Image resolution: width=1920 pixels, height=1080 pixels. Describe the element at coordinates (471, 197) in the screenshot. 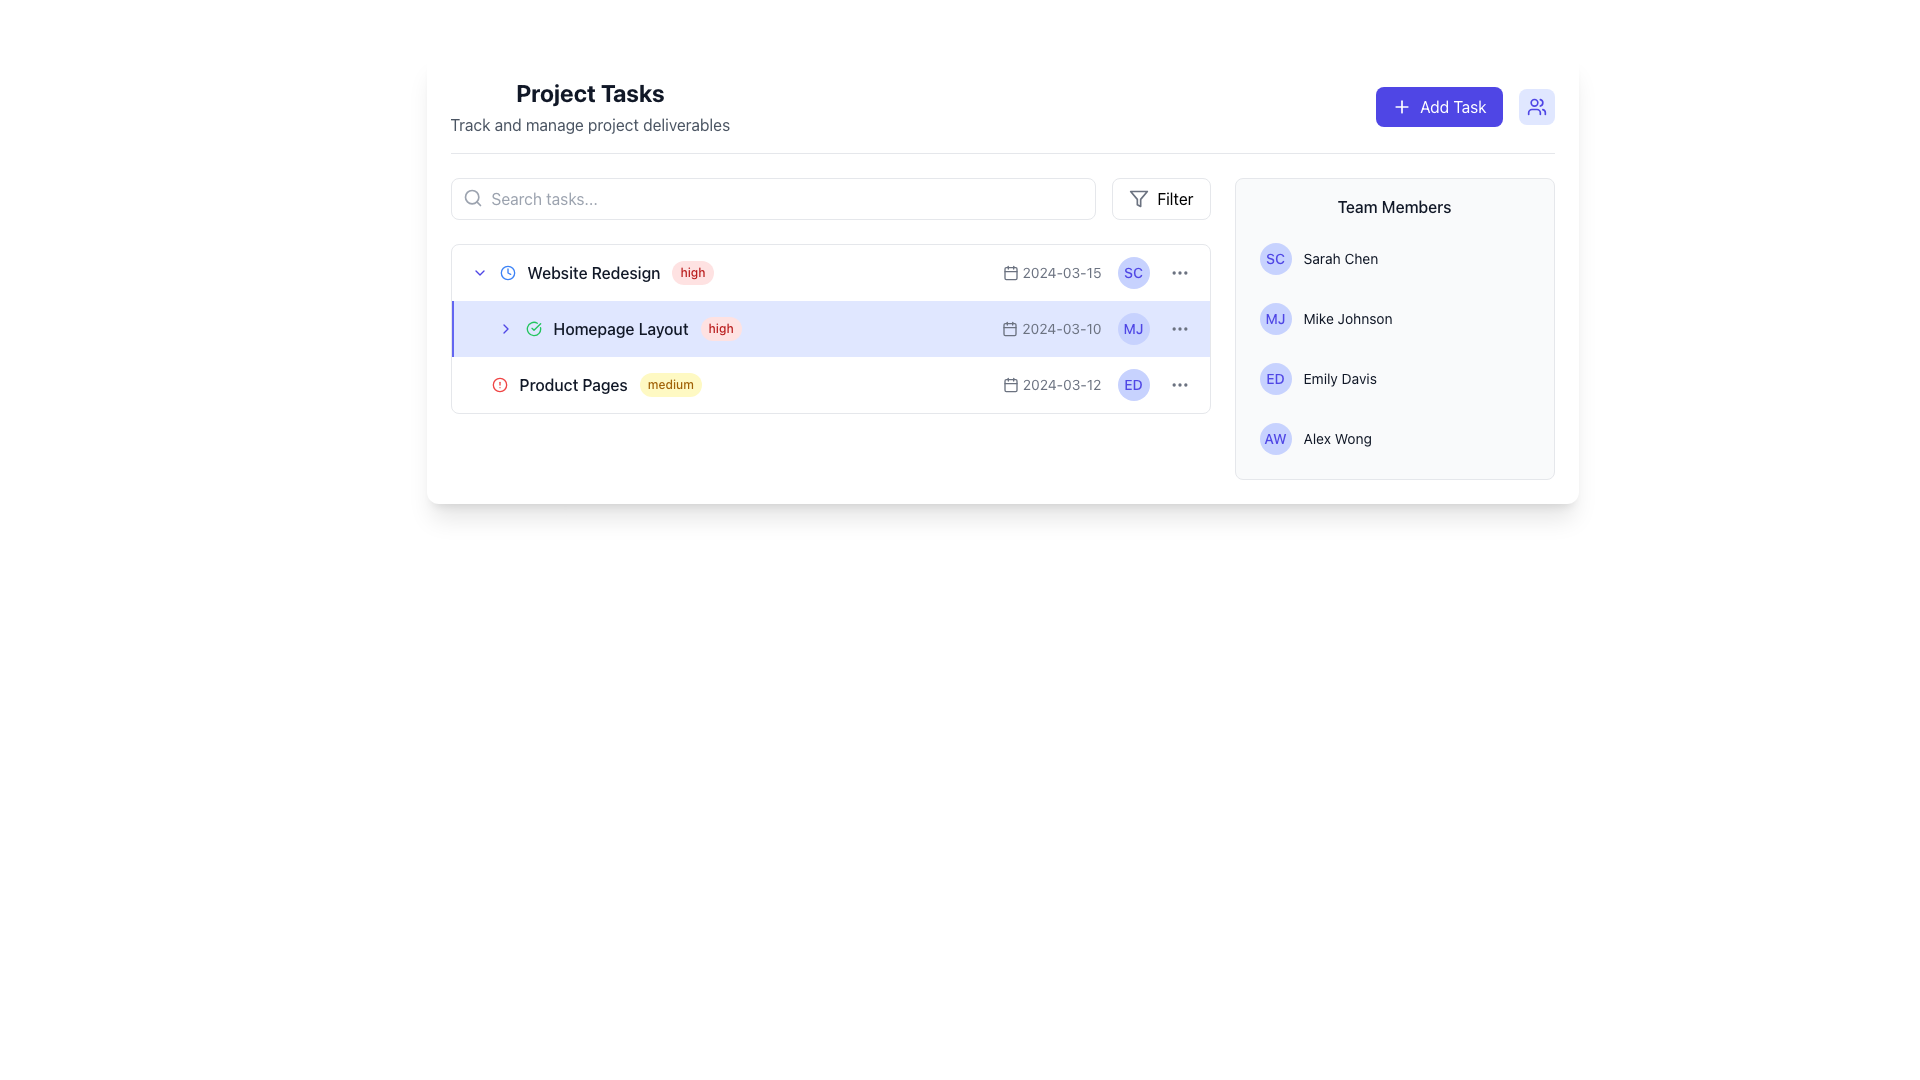

I see `the search icon located inside the top search bar to the left of the placeholder text 'Search tasks...'` at that location.